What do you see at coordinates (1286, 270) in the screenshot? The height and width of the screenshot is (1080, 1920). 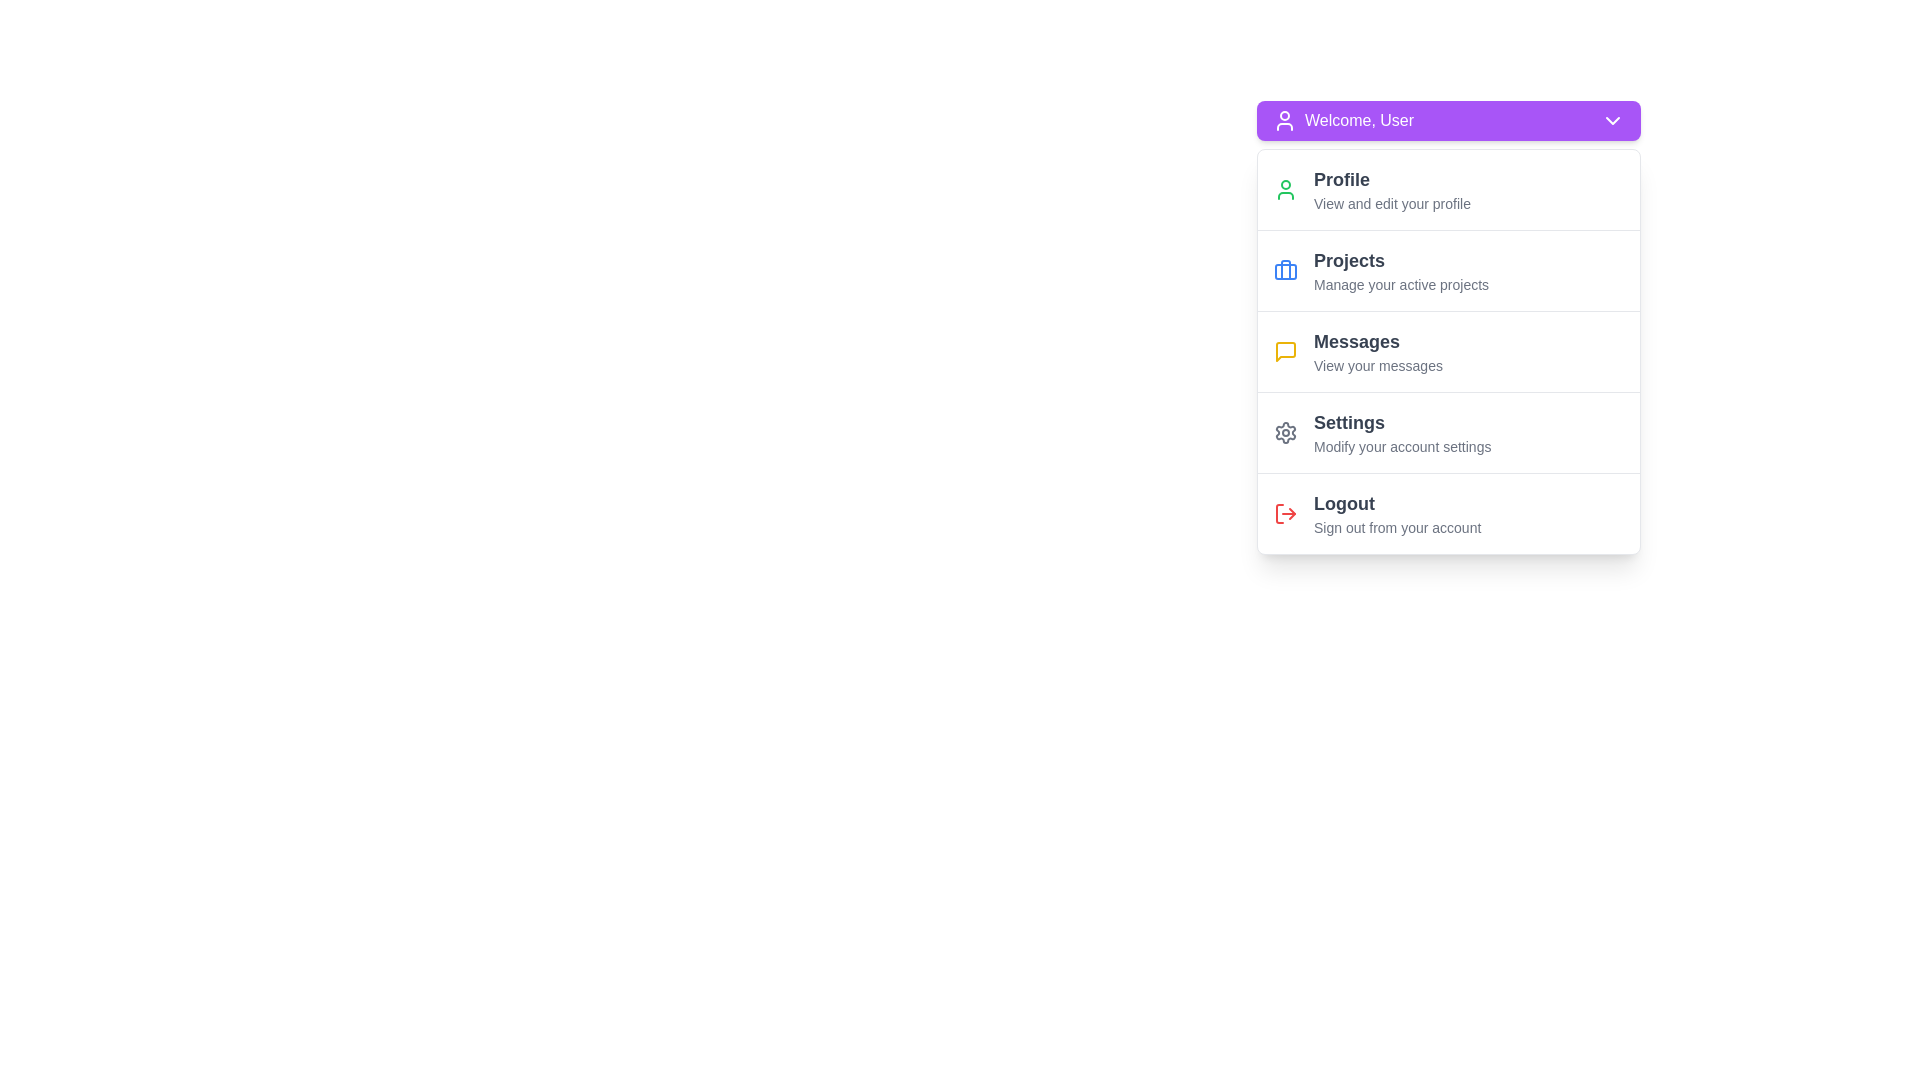 I see `the blue briefcase icon located to the left of the 'Projects' text in the dropdown menu accessible under 'Welcome, User'` at bounding box center [1286, 270].